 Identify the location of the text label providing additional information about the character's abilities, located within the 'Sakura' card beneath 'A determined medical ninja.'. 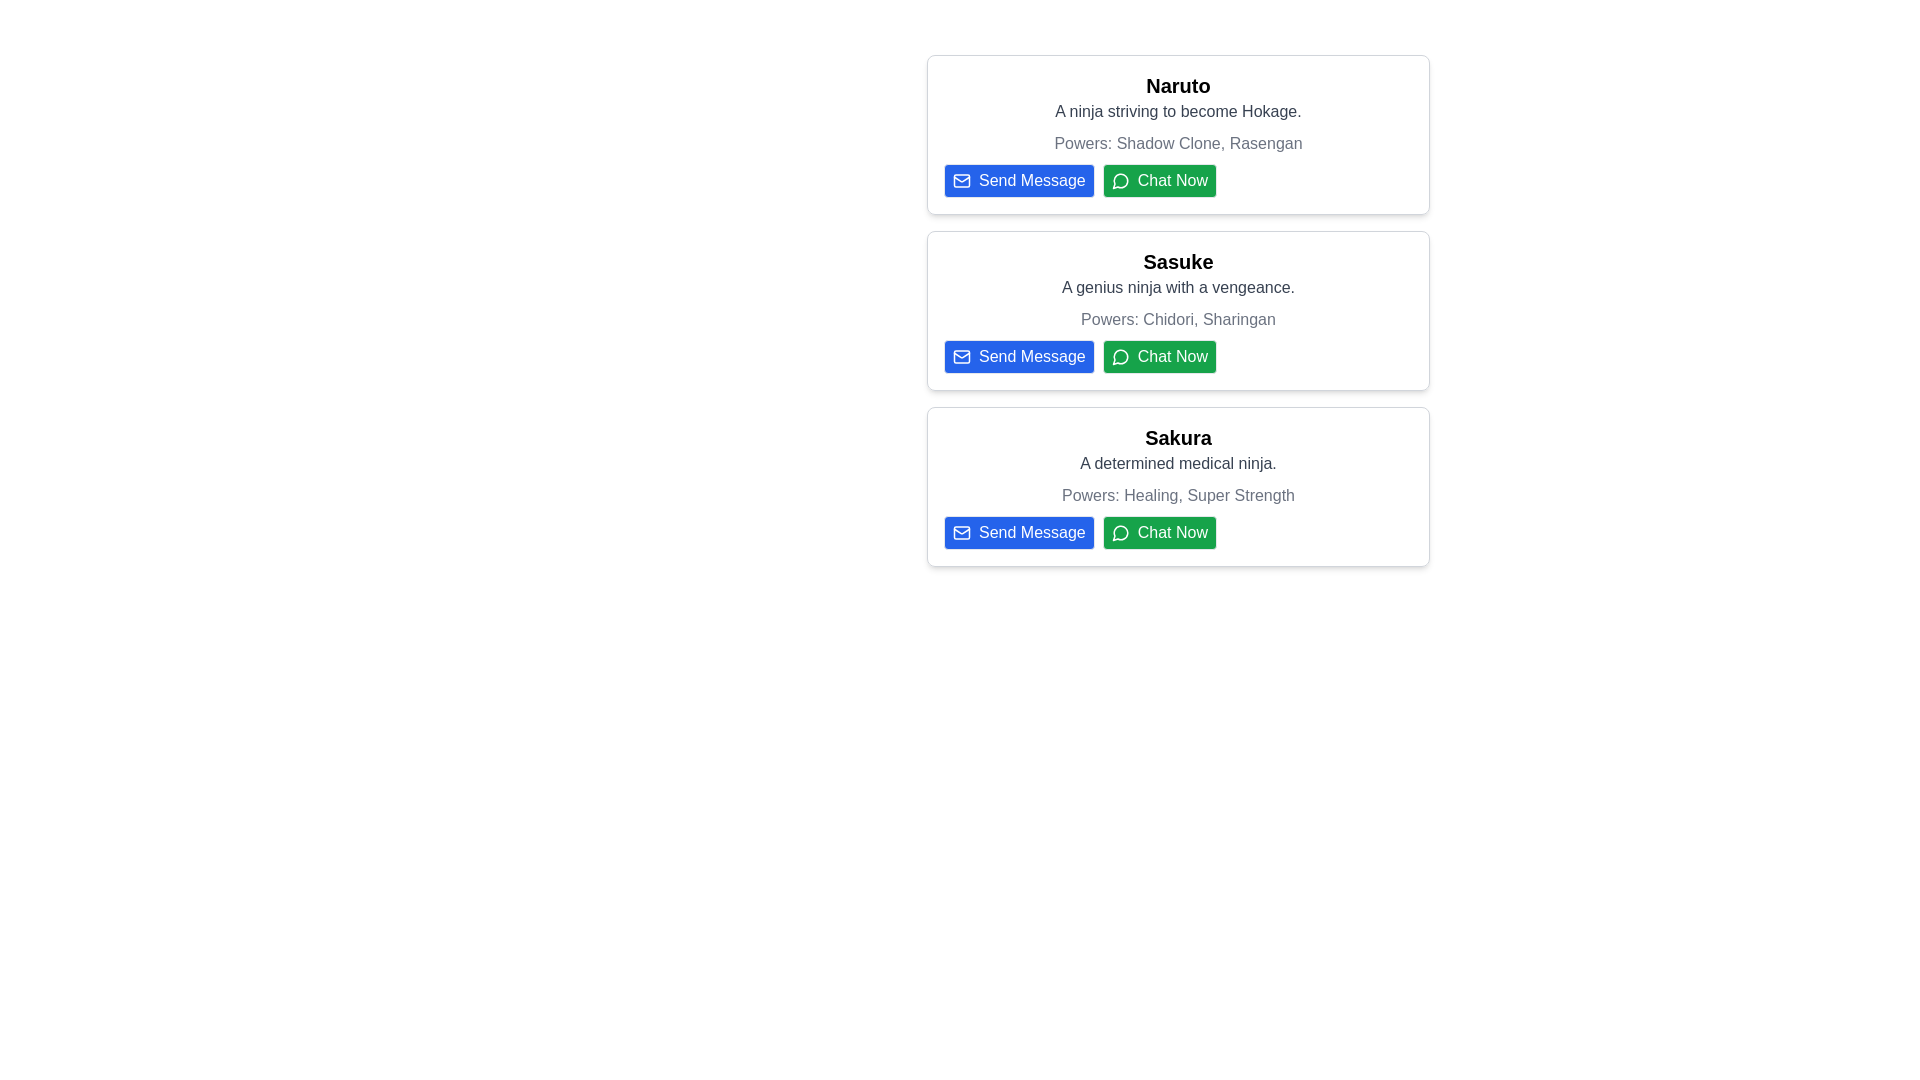
(1178, 495).